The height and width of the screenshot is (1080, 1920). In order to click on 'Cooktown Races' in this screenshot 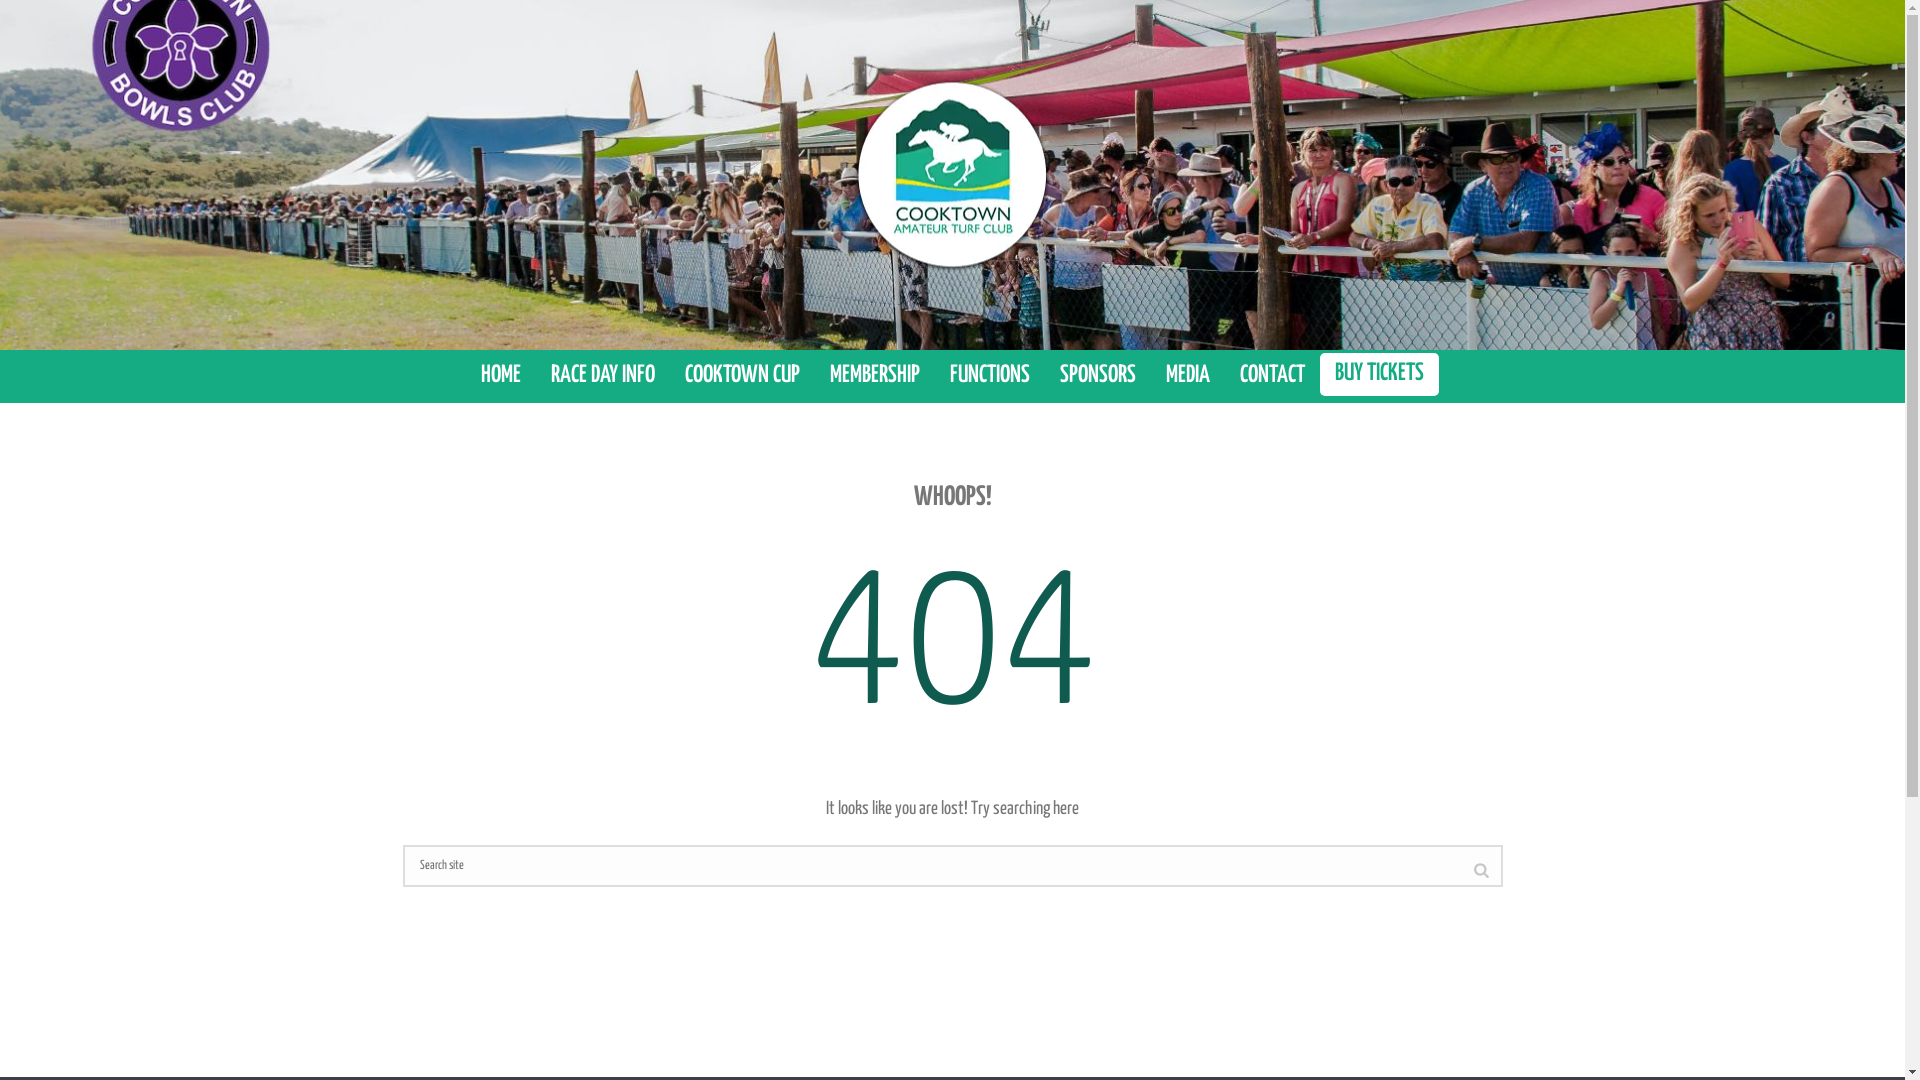, I will do `click(950, 173)`.